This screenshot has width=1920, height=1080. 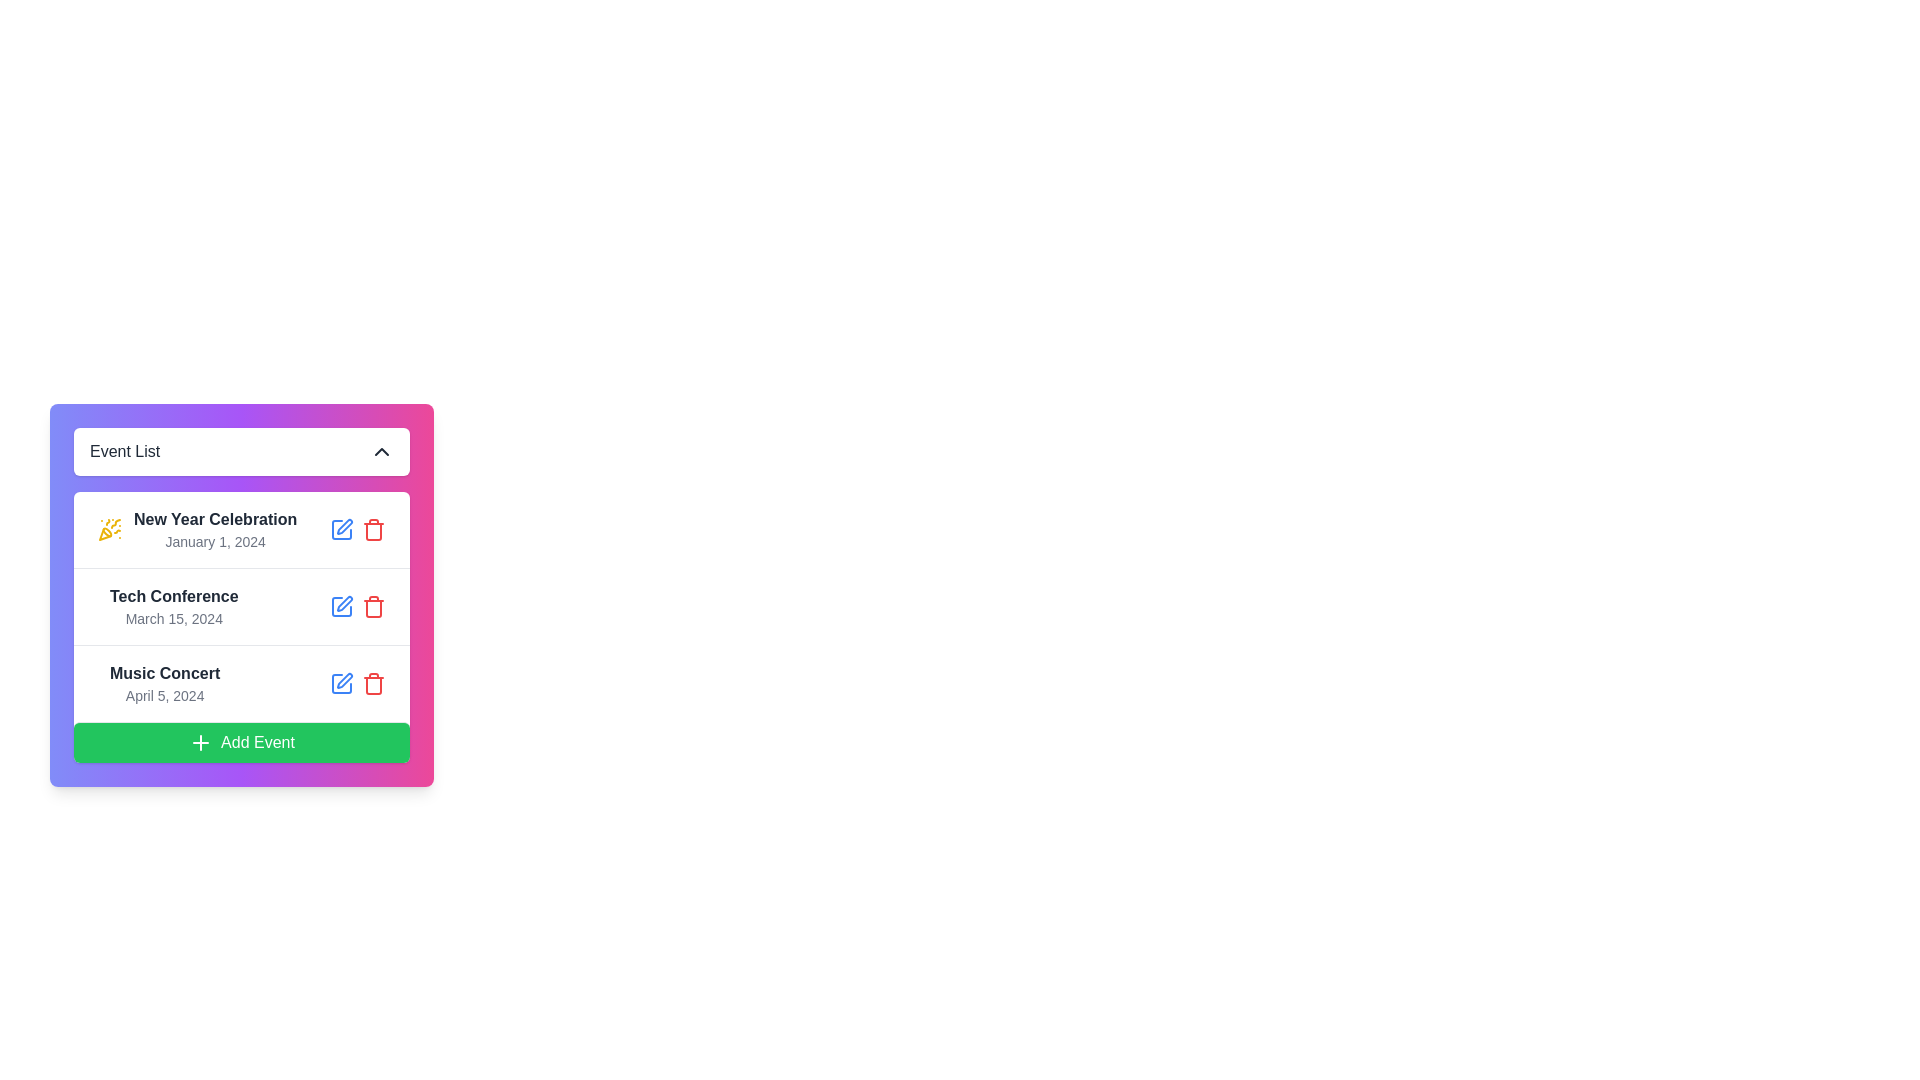 I want to click on the static text label displaying the date 'April 5, 2024', which is positioned below the 'Music Concert' title, so click(x=165, y=694).